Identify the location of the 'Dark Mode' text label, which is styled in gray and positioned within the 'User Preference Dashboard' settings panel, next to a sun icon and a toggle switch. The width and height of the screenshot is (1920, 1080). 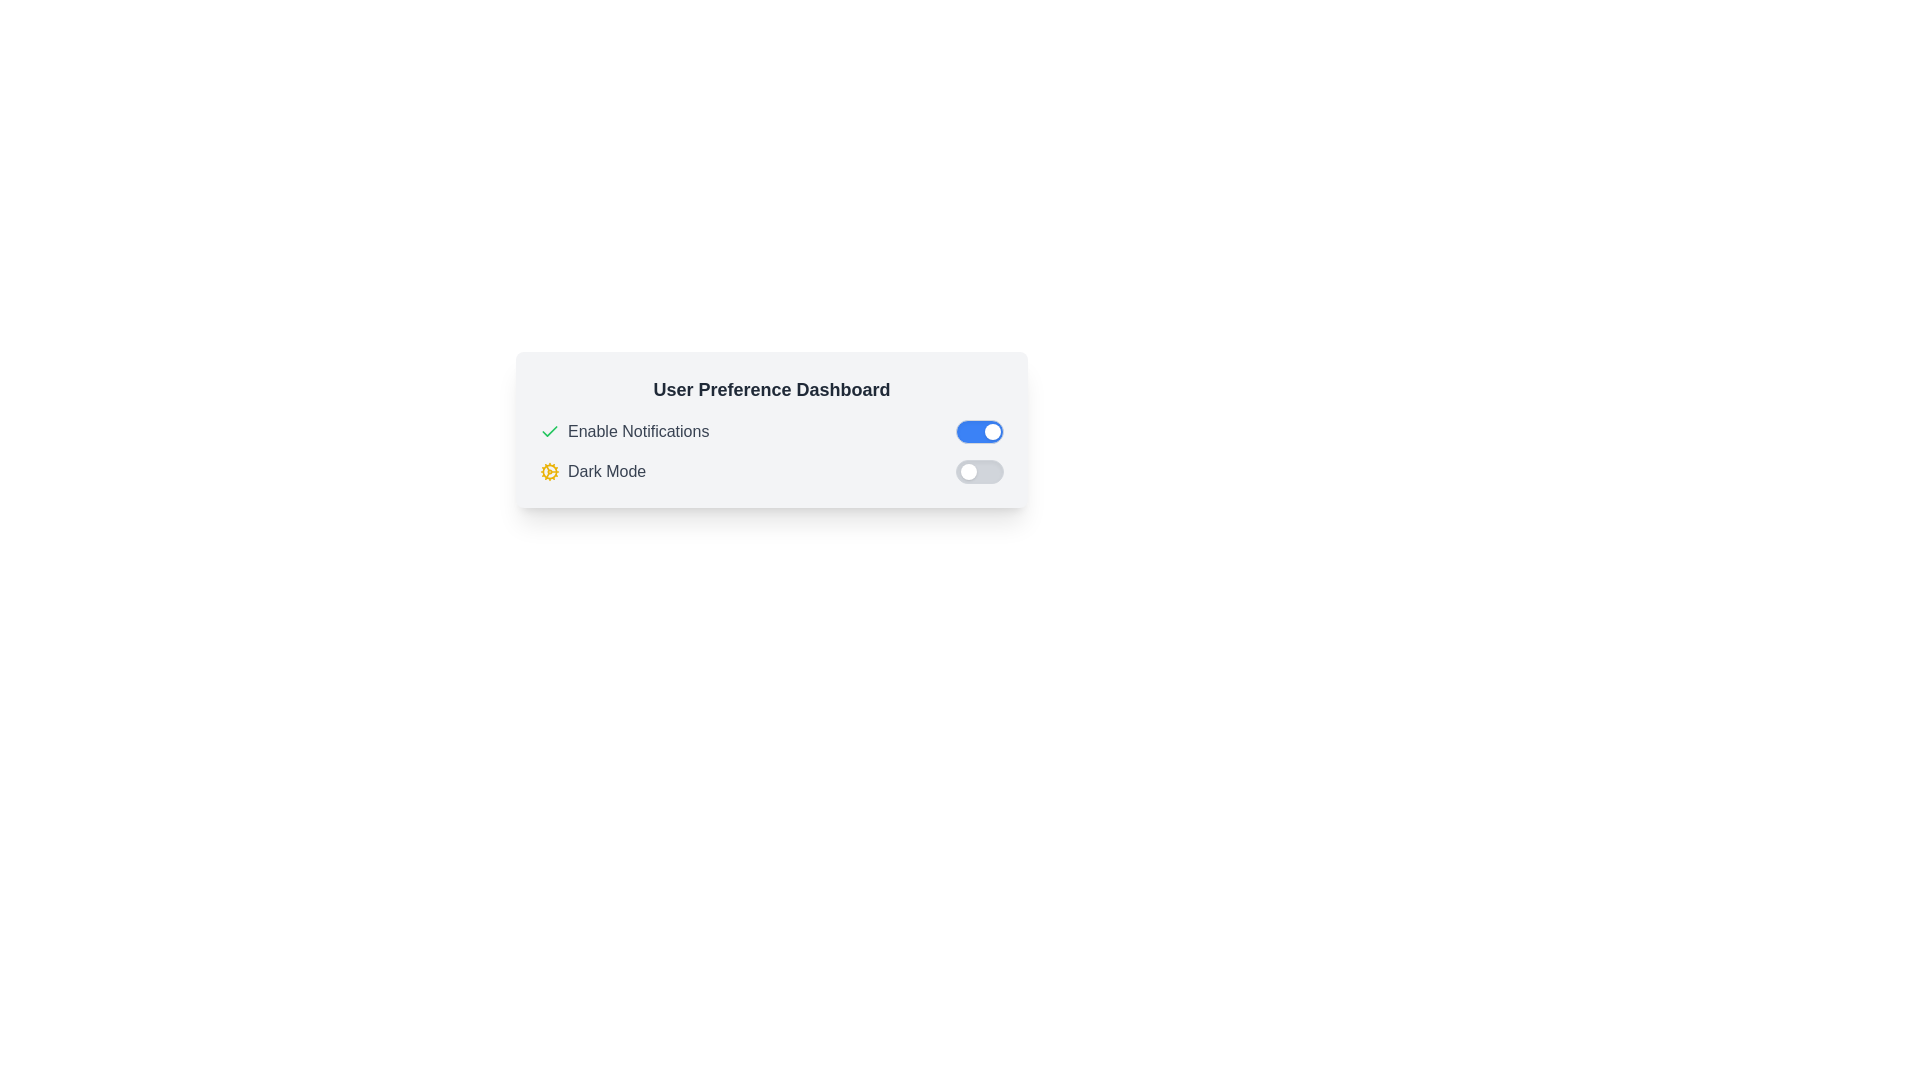
(606, 471).